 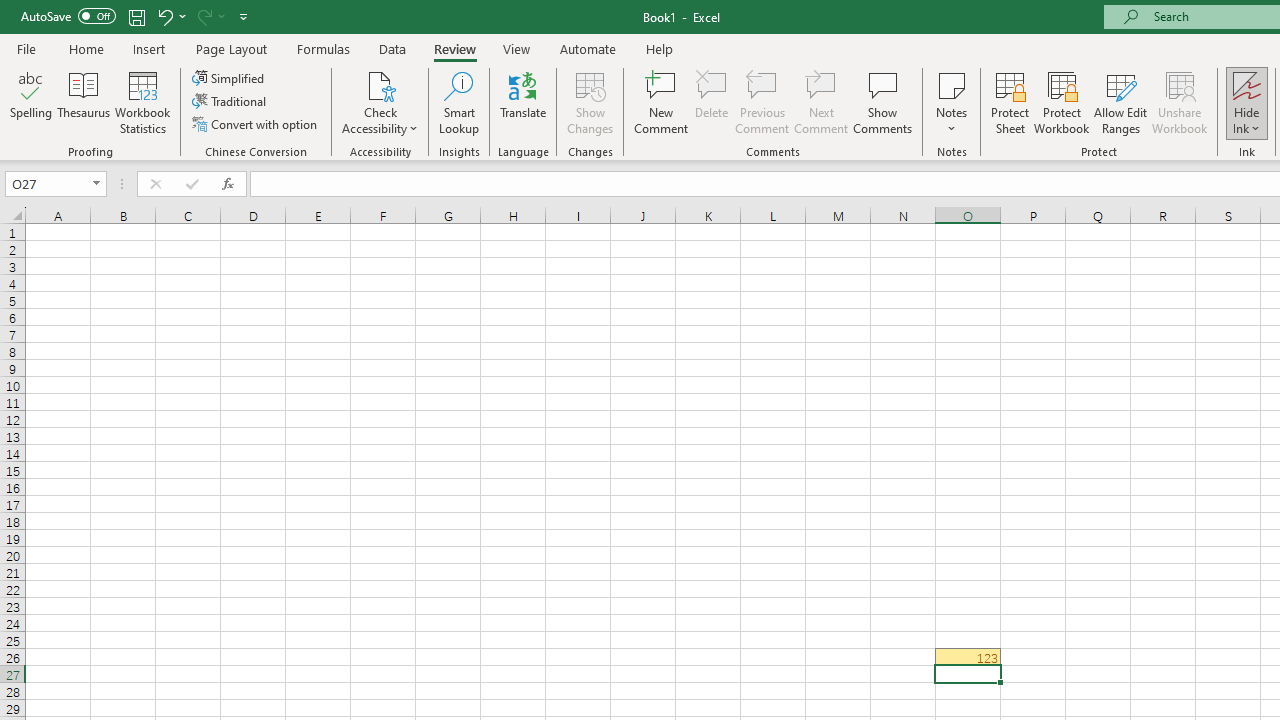 What do you see at coordinates (31, 103) in the screenshot?
I see `'Spelling...'` at bounding box center [31, 103].